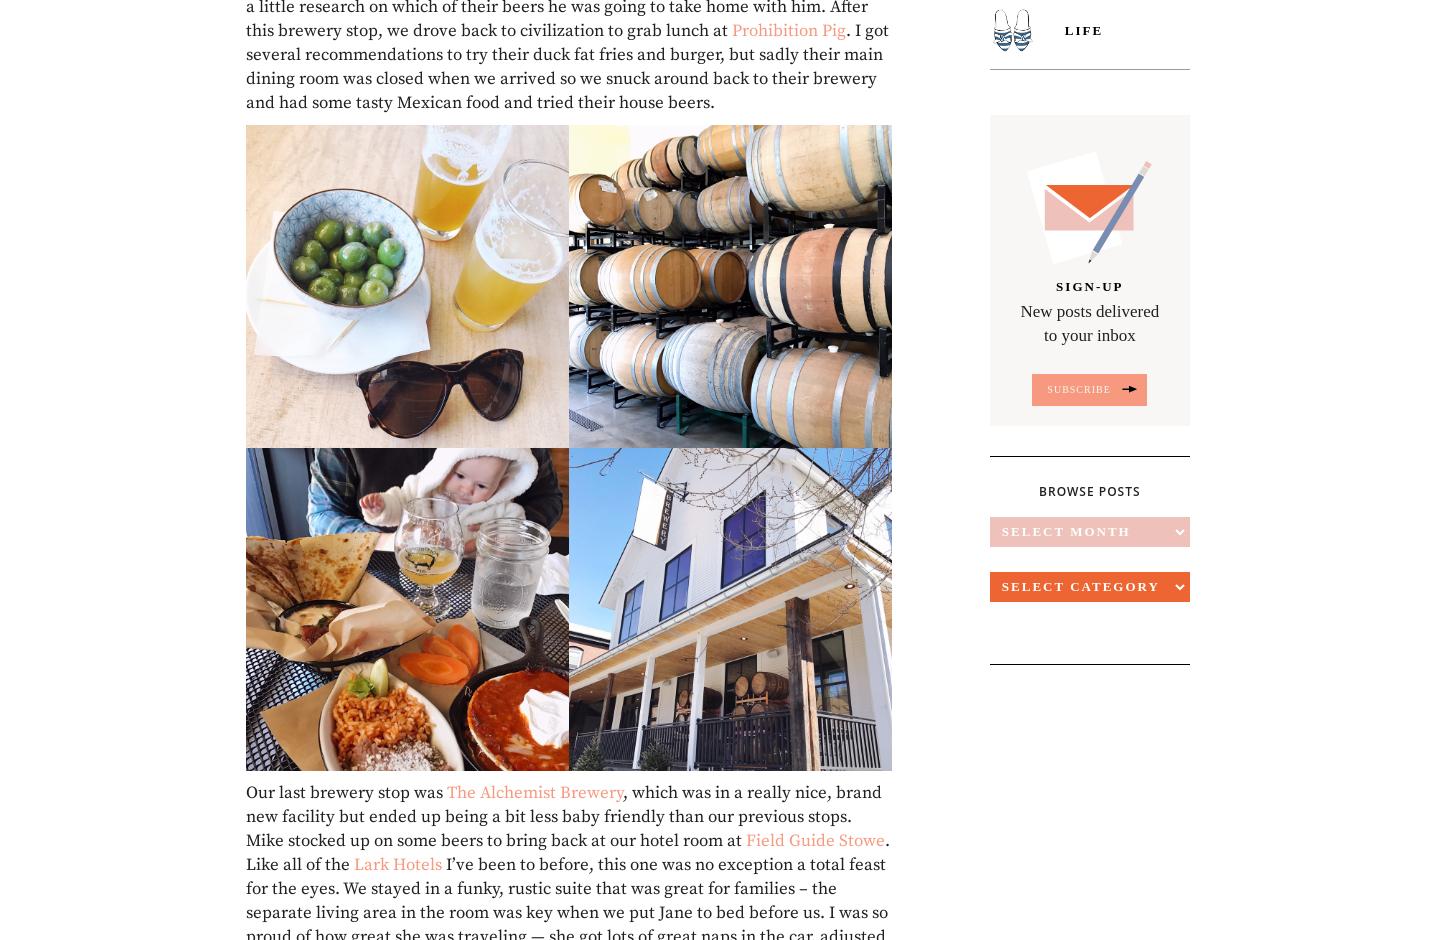  I want to click on 'Browse Posts', so click(1088, 490).